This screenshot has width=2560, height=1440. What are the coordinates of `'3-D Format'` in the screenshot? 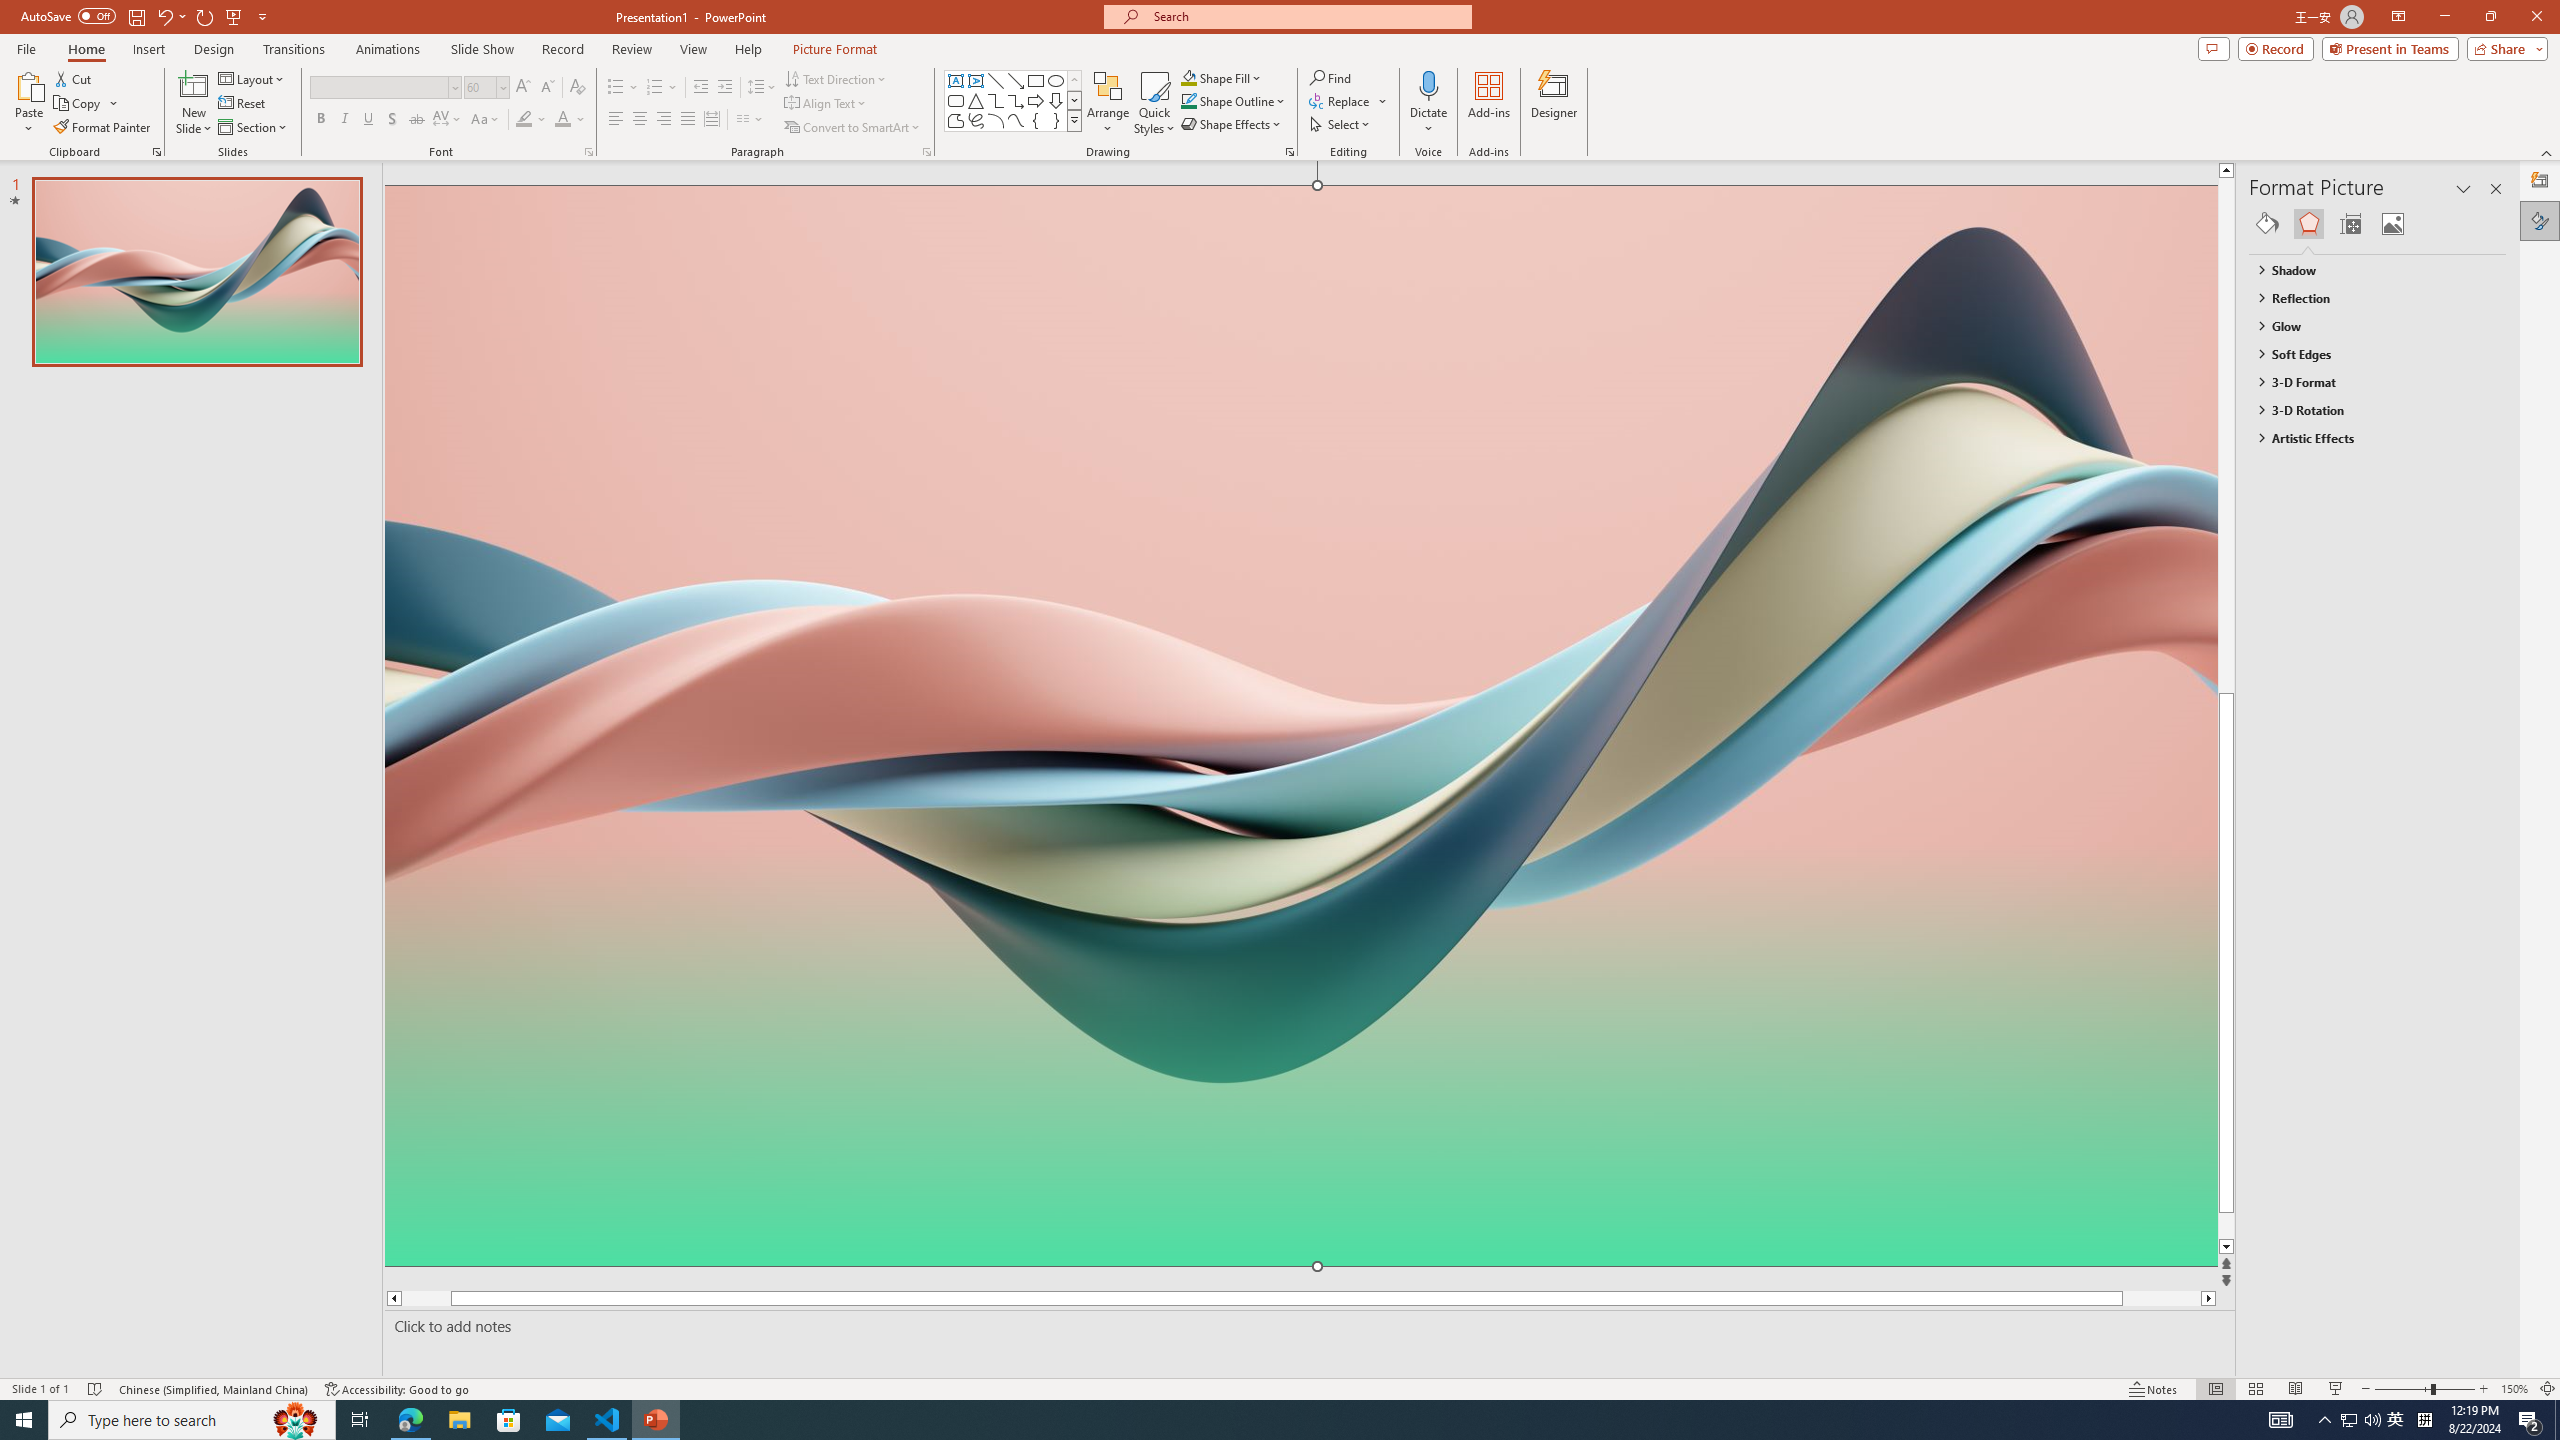 It's located at (2368, 382).